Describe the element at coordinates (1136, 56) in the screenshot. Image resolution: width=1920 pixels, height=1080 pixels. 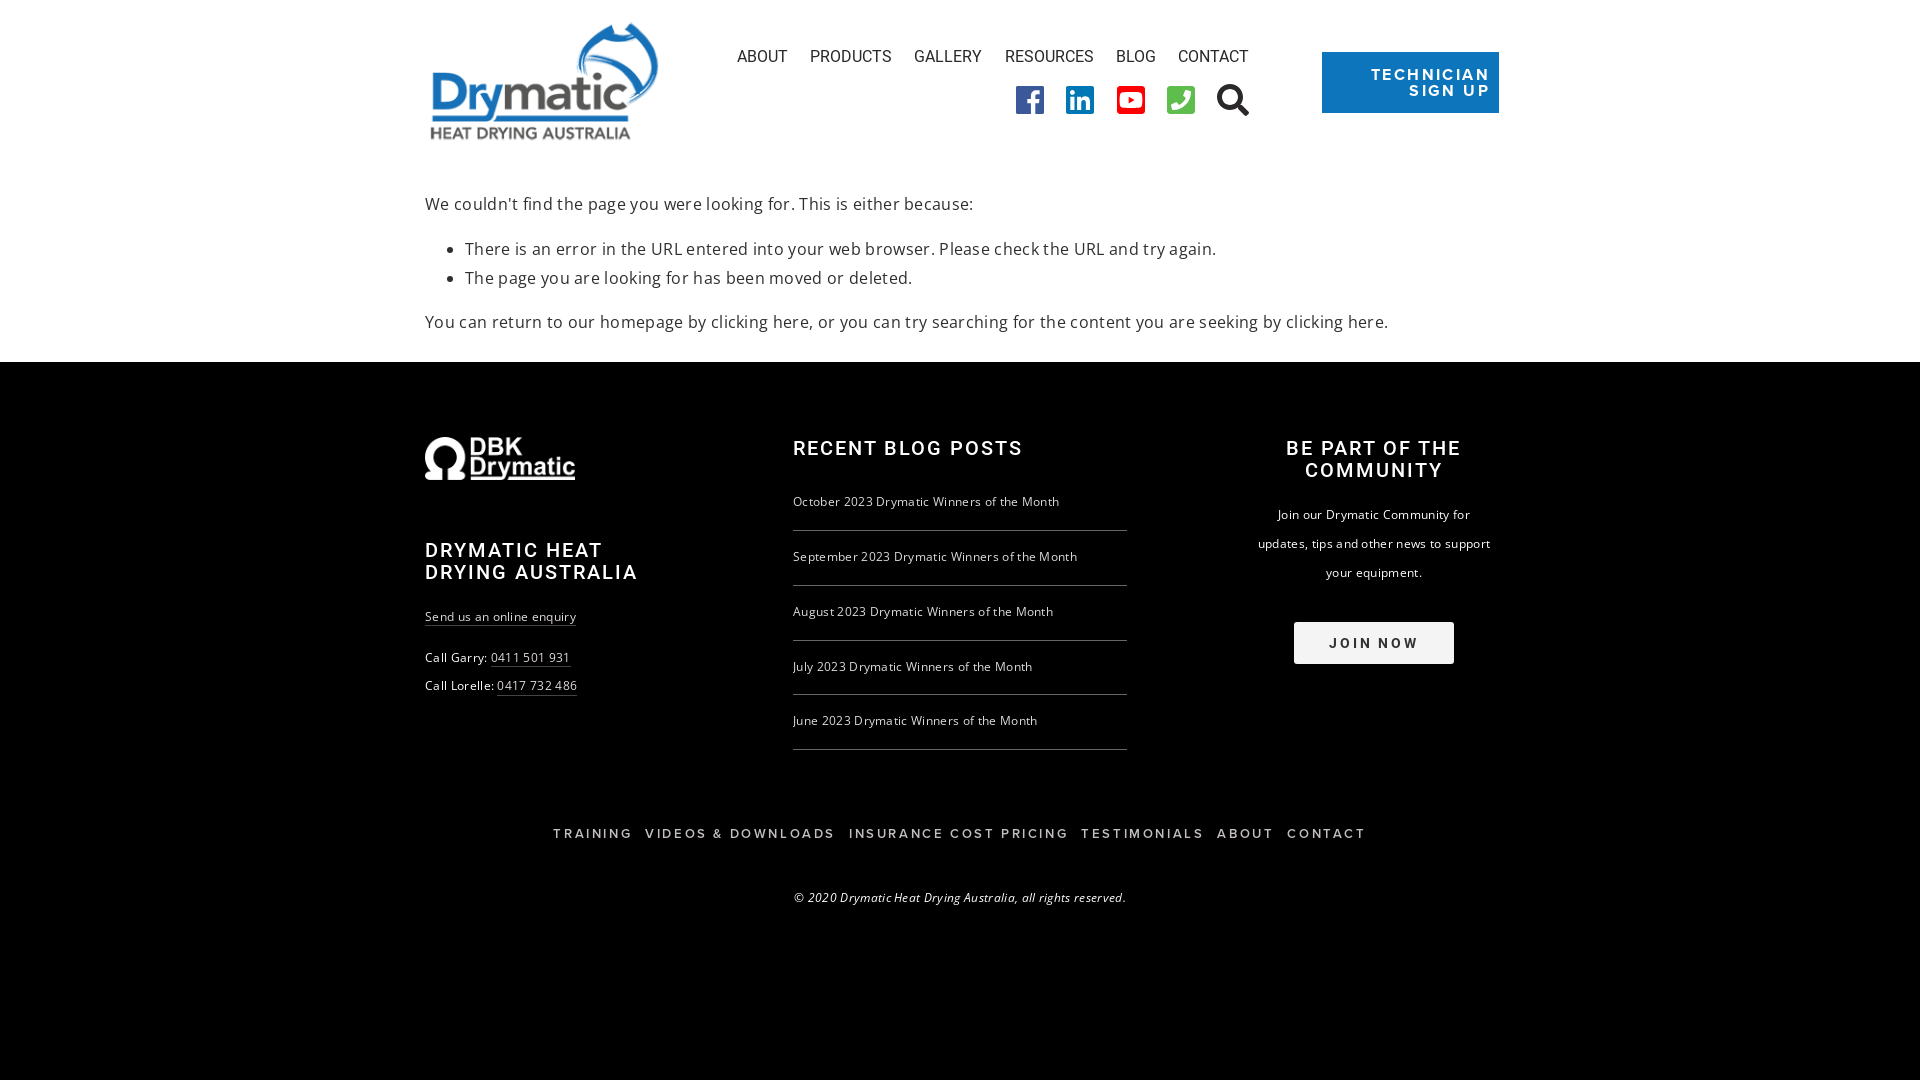
I see `'BLOG'` at that location.